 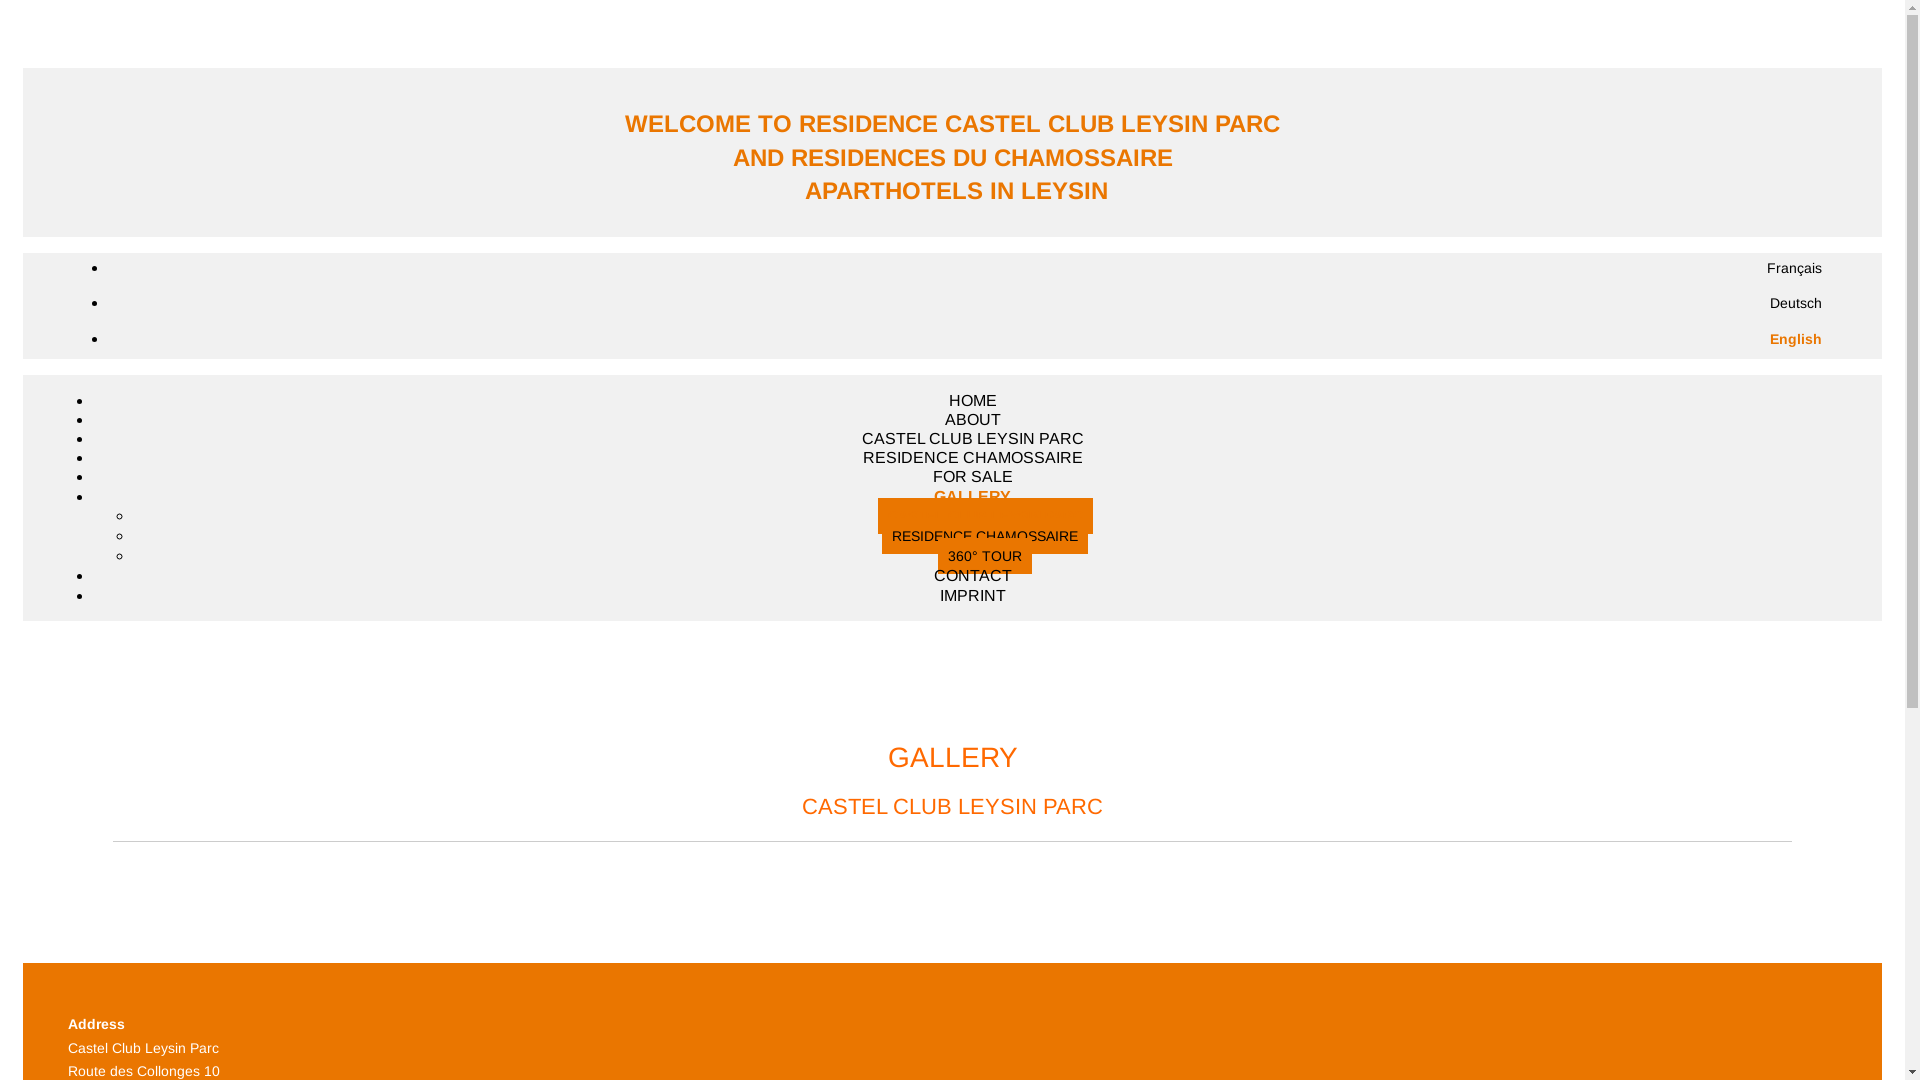 What do you see at coordinates (971, 418) in the screenshot?
I see `'ABOUT'` at bounding box center [971, 418].